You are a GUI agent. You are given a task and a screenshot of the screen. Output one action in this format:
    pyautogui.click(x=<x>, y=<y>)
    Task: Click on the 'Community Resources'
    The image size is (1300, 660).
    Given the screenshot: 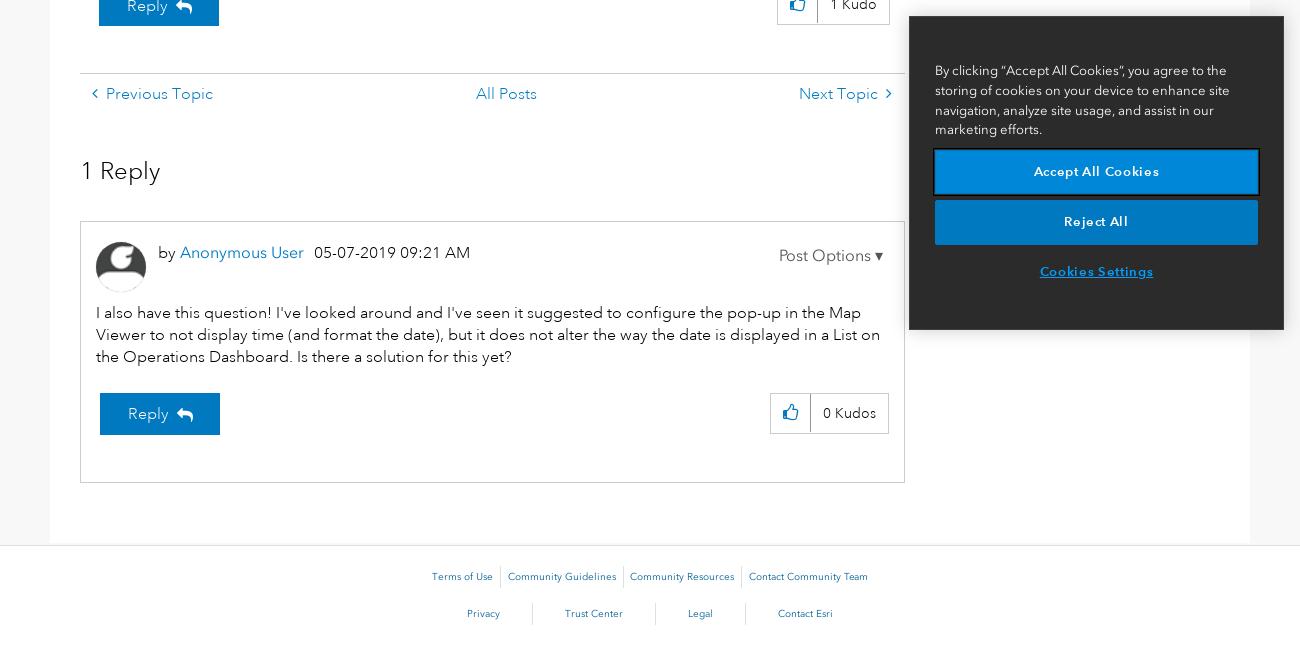 What is the action you would take?
    pyautogui.click(x=680, y=575)
    